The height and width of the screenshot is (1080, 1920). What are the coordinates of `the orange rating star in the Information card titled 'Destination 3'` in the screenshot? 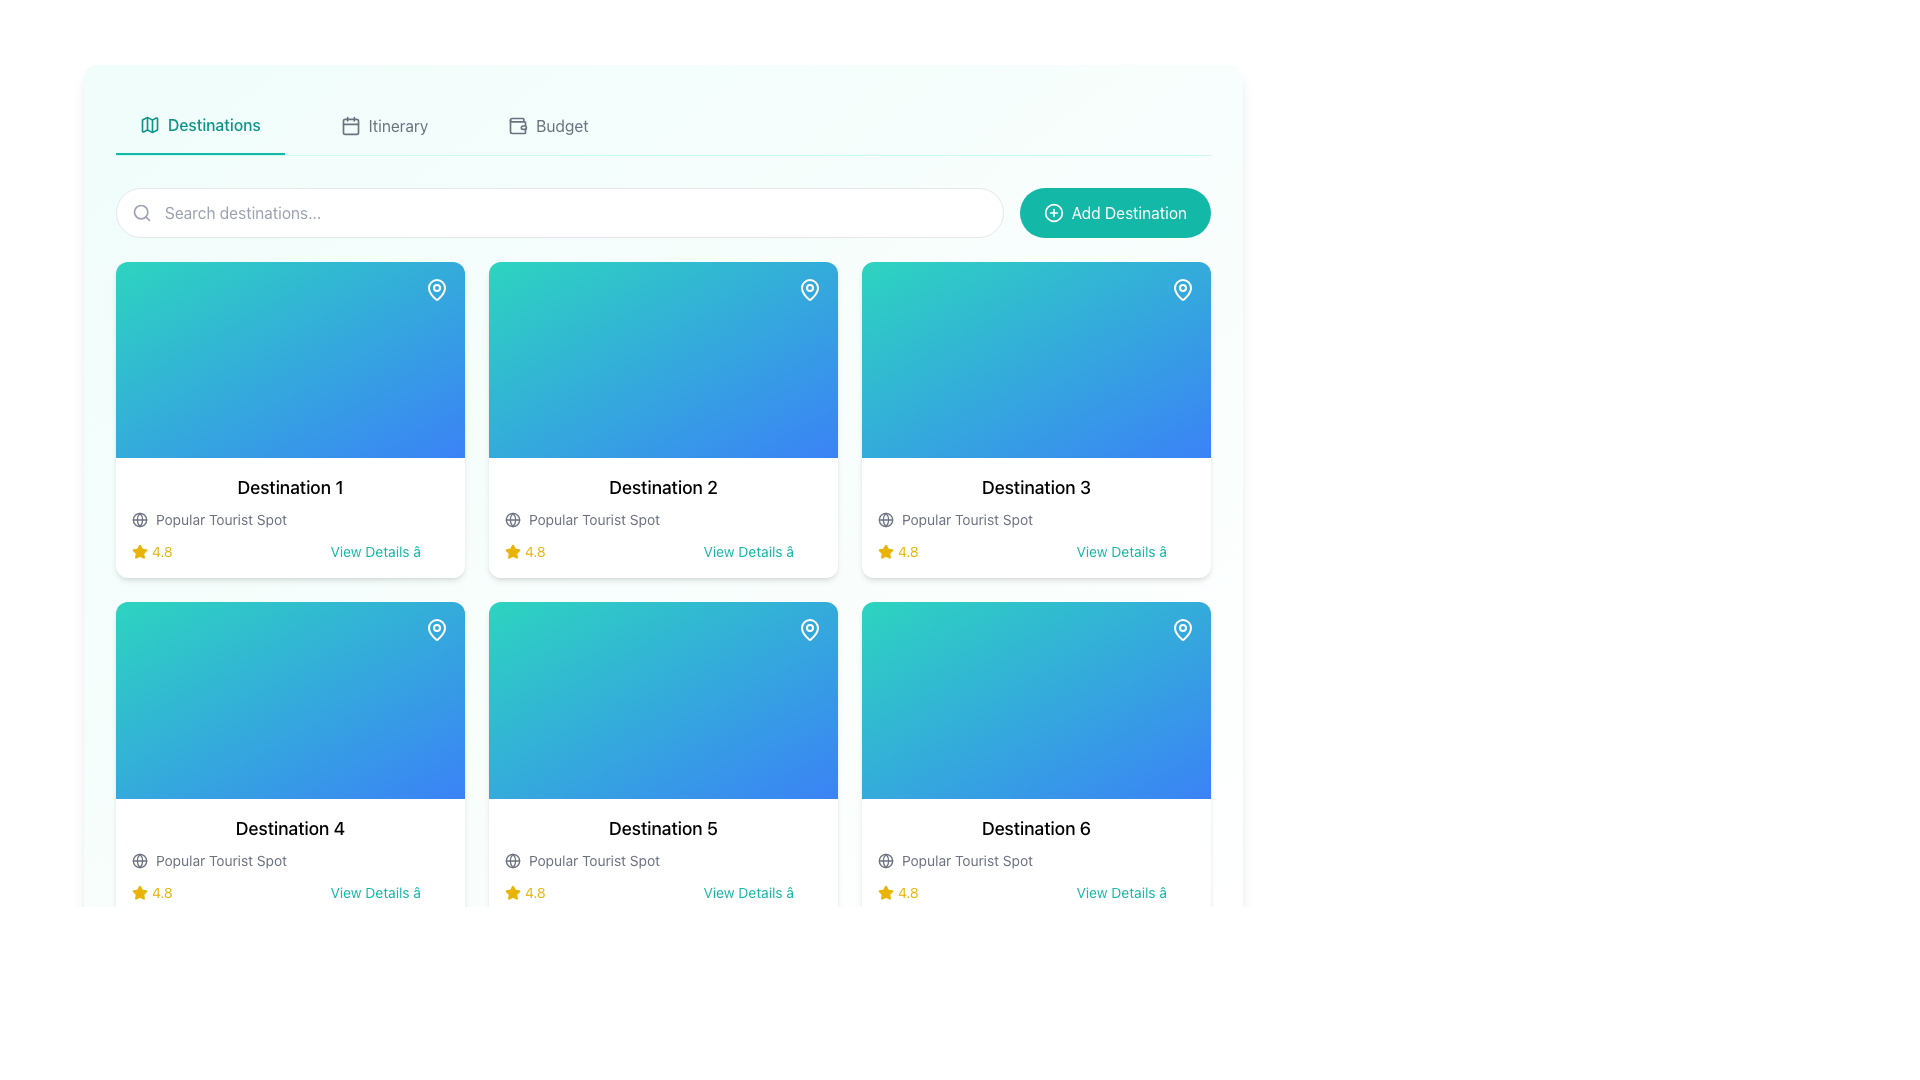 It's located at (1036, 517).